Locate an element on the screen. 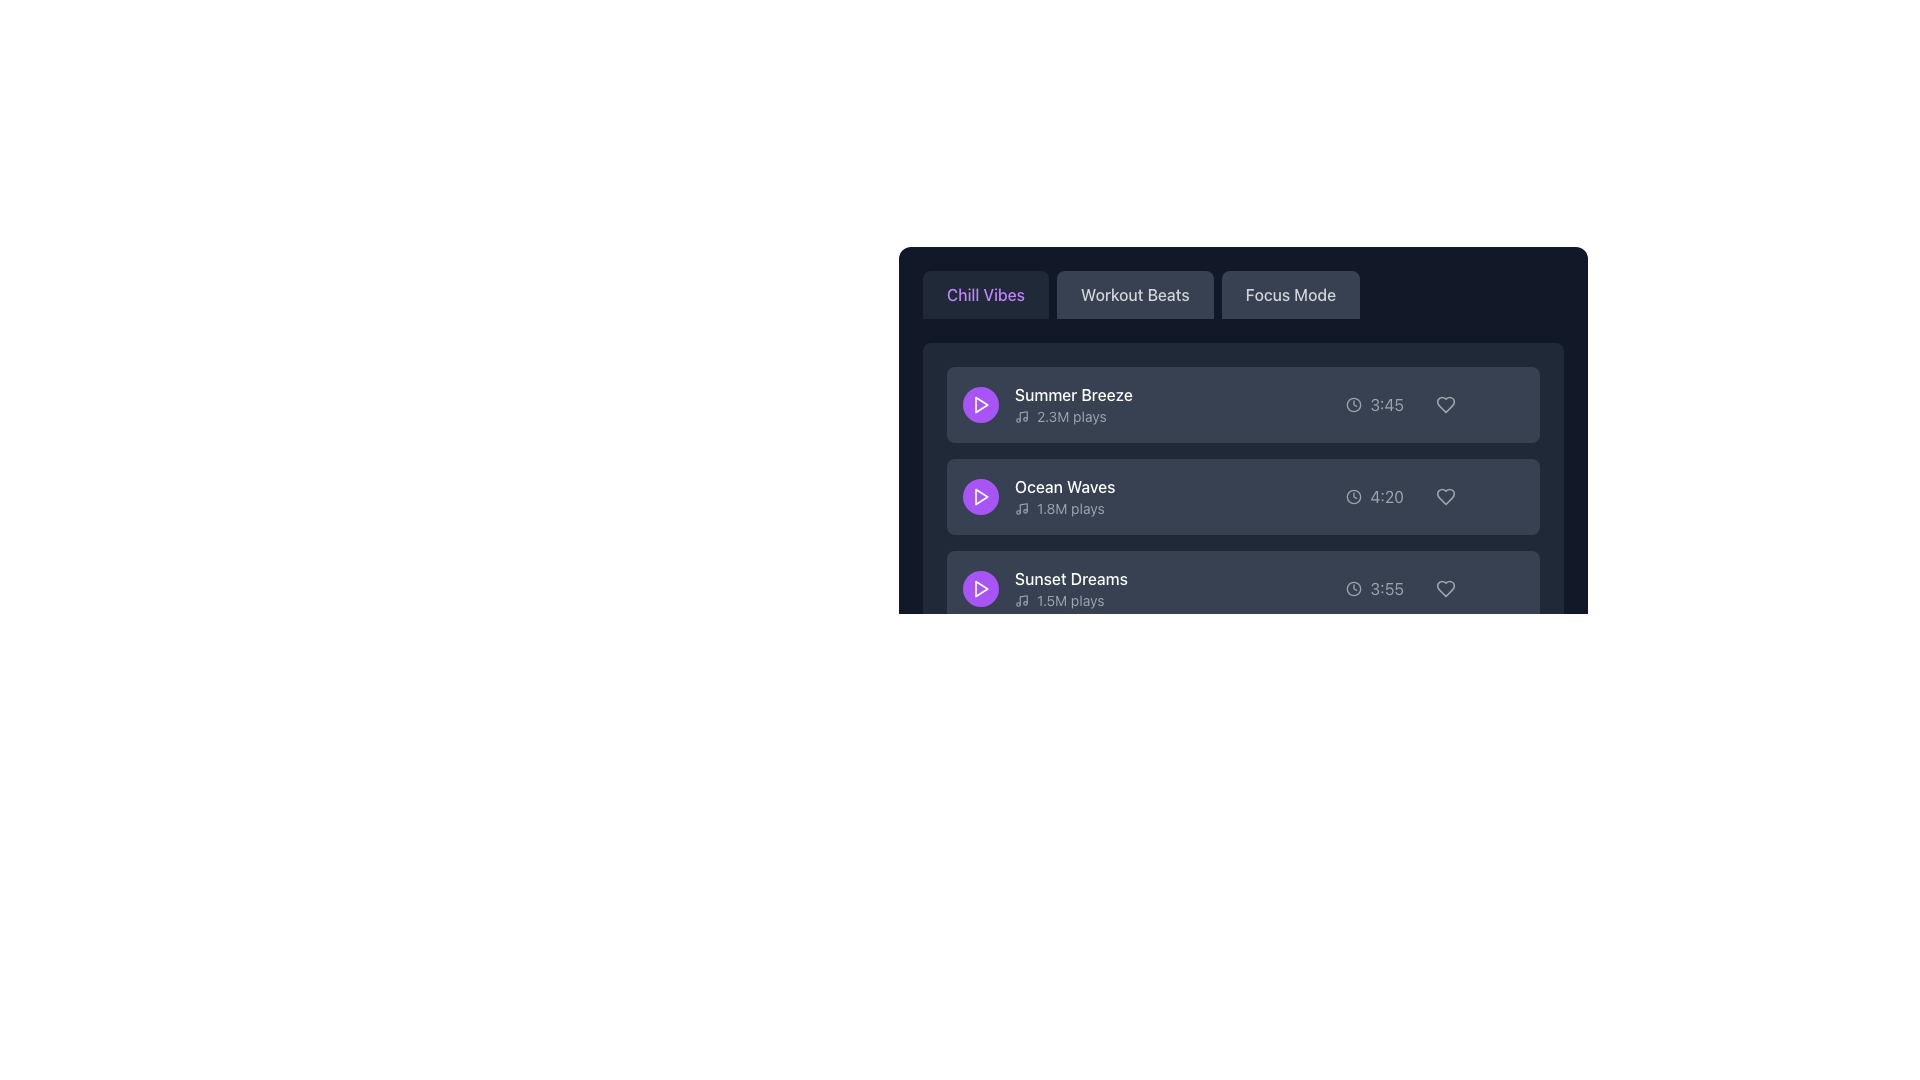 Image resolution: width=1920 pixels, height=1080 pixels. the heart-shaped icon located to the far right of the first song entry, adjacent to the duration '3:45' is located at coordinates (1445, 405).